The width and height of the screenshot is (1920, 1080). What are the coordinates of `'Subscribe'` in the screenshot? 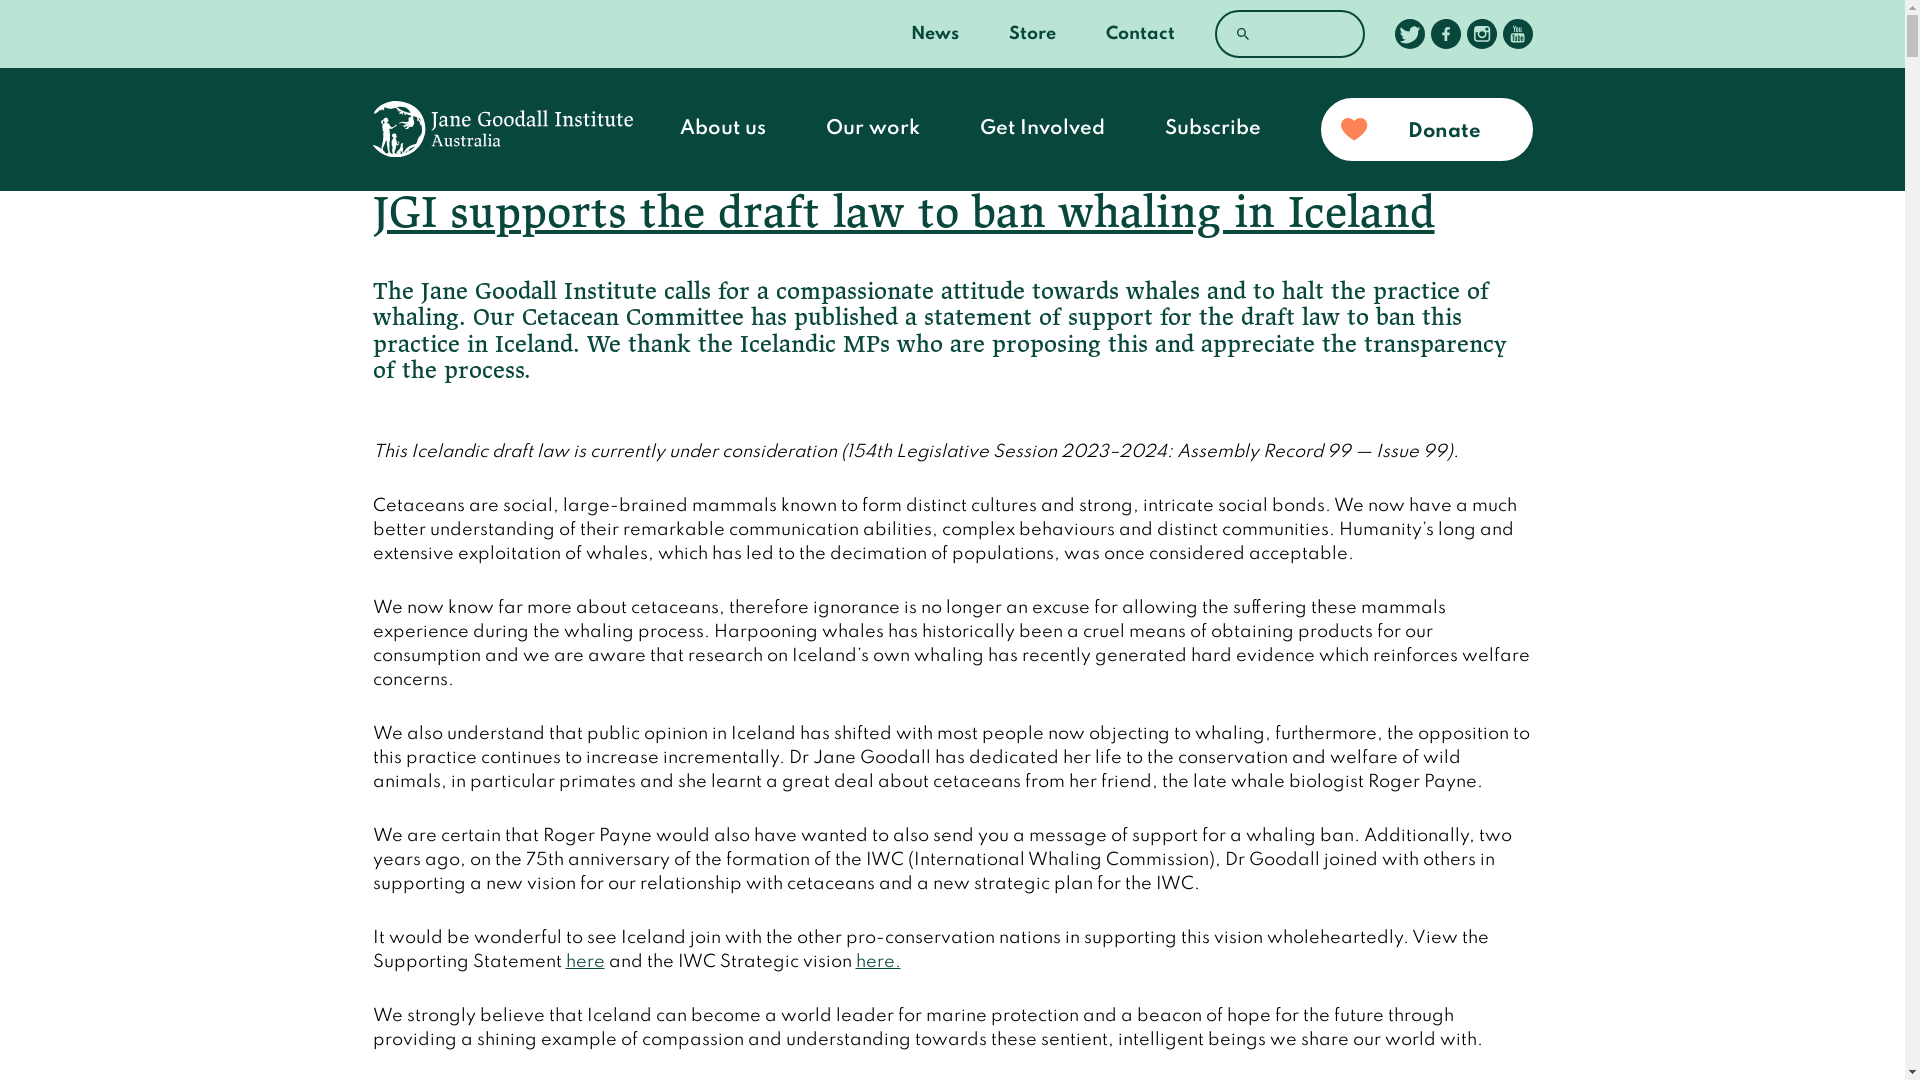 It's located at (1165, 128).